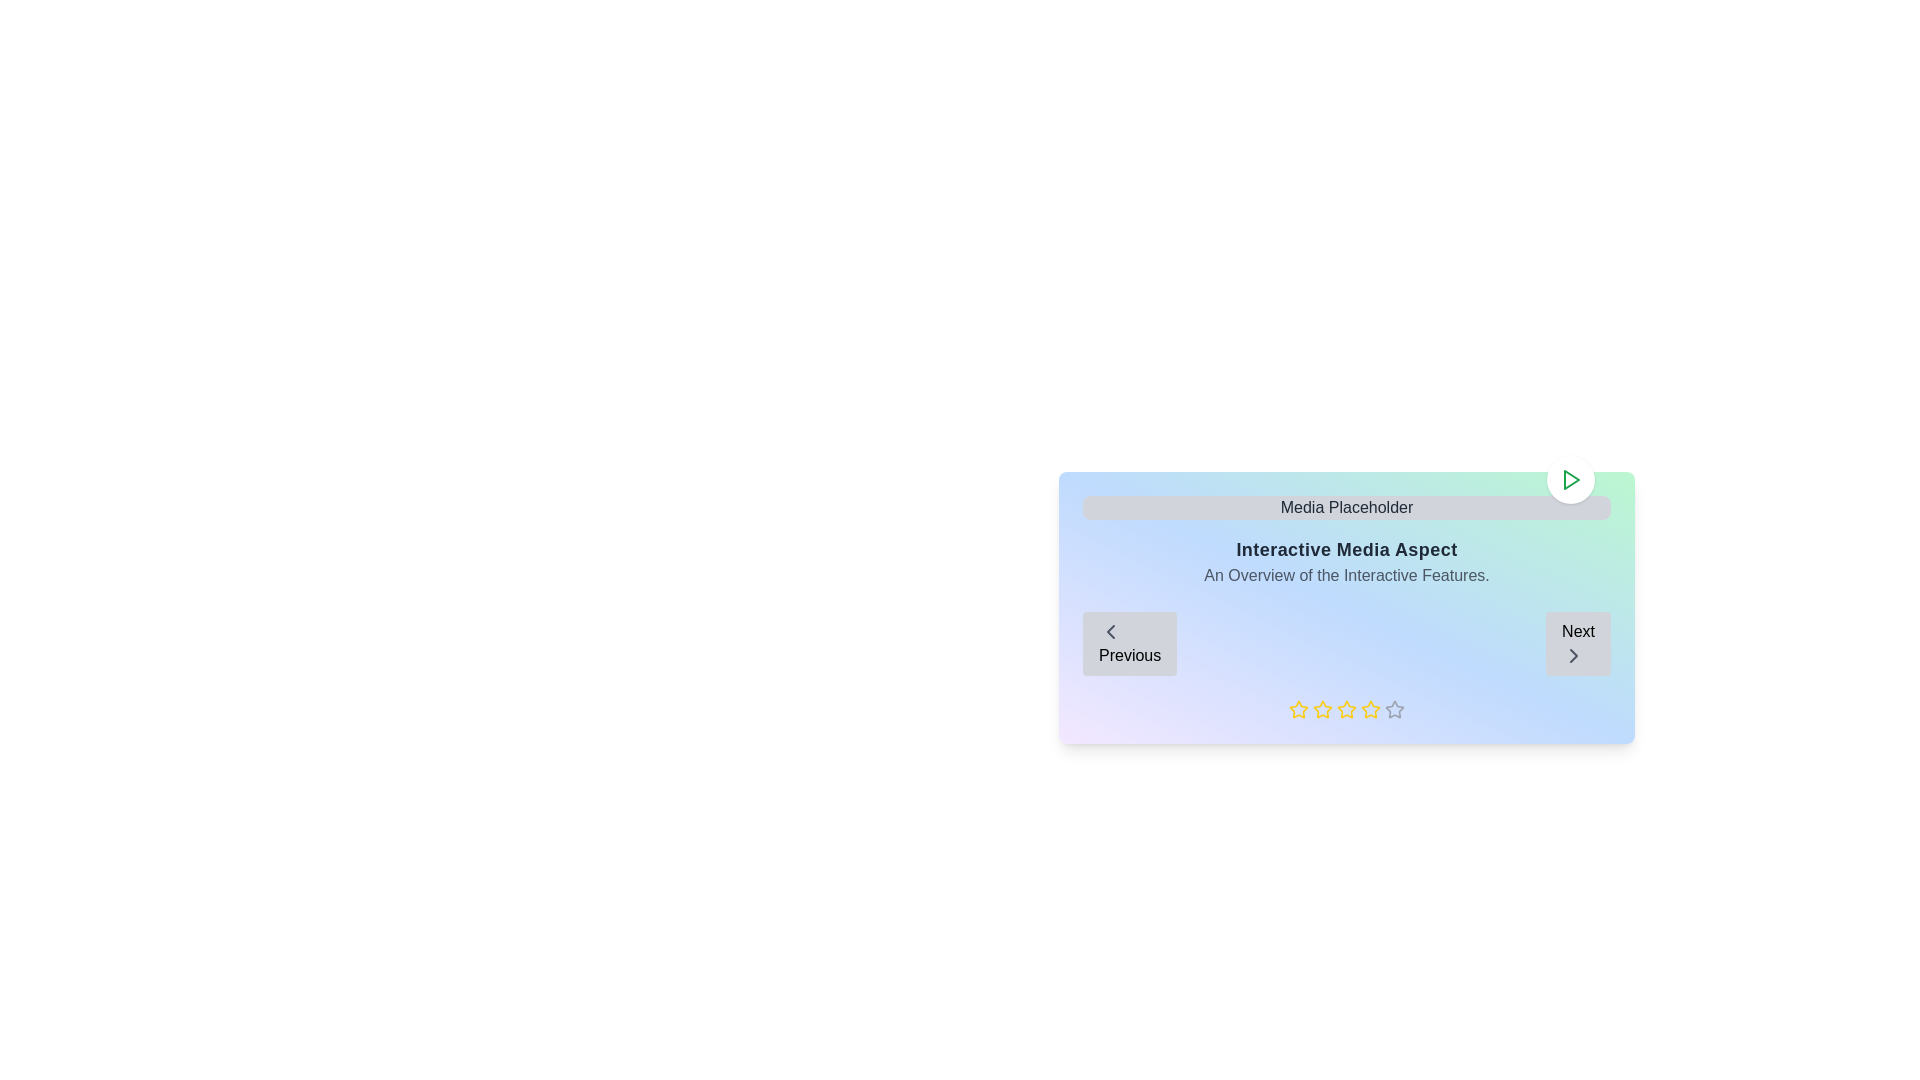  I want to click on the first star icon in the rating system, located under the title 'Interactive Media Aspect.', so click(1299, 708).